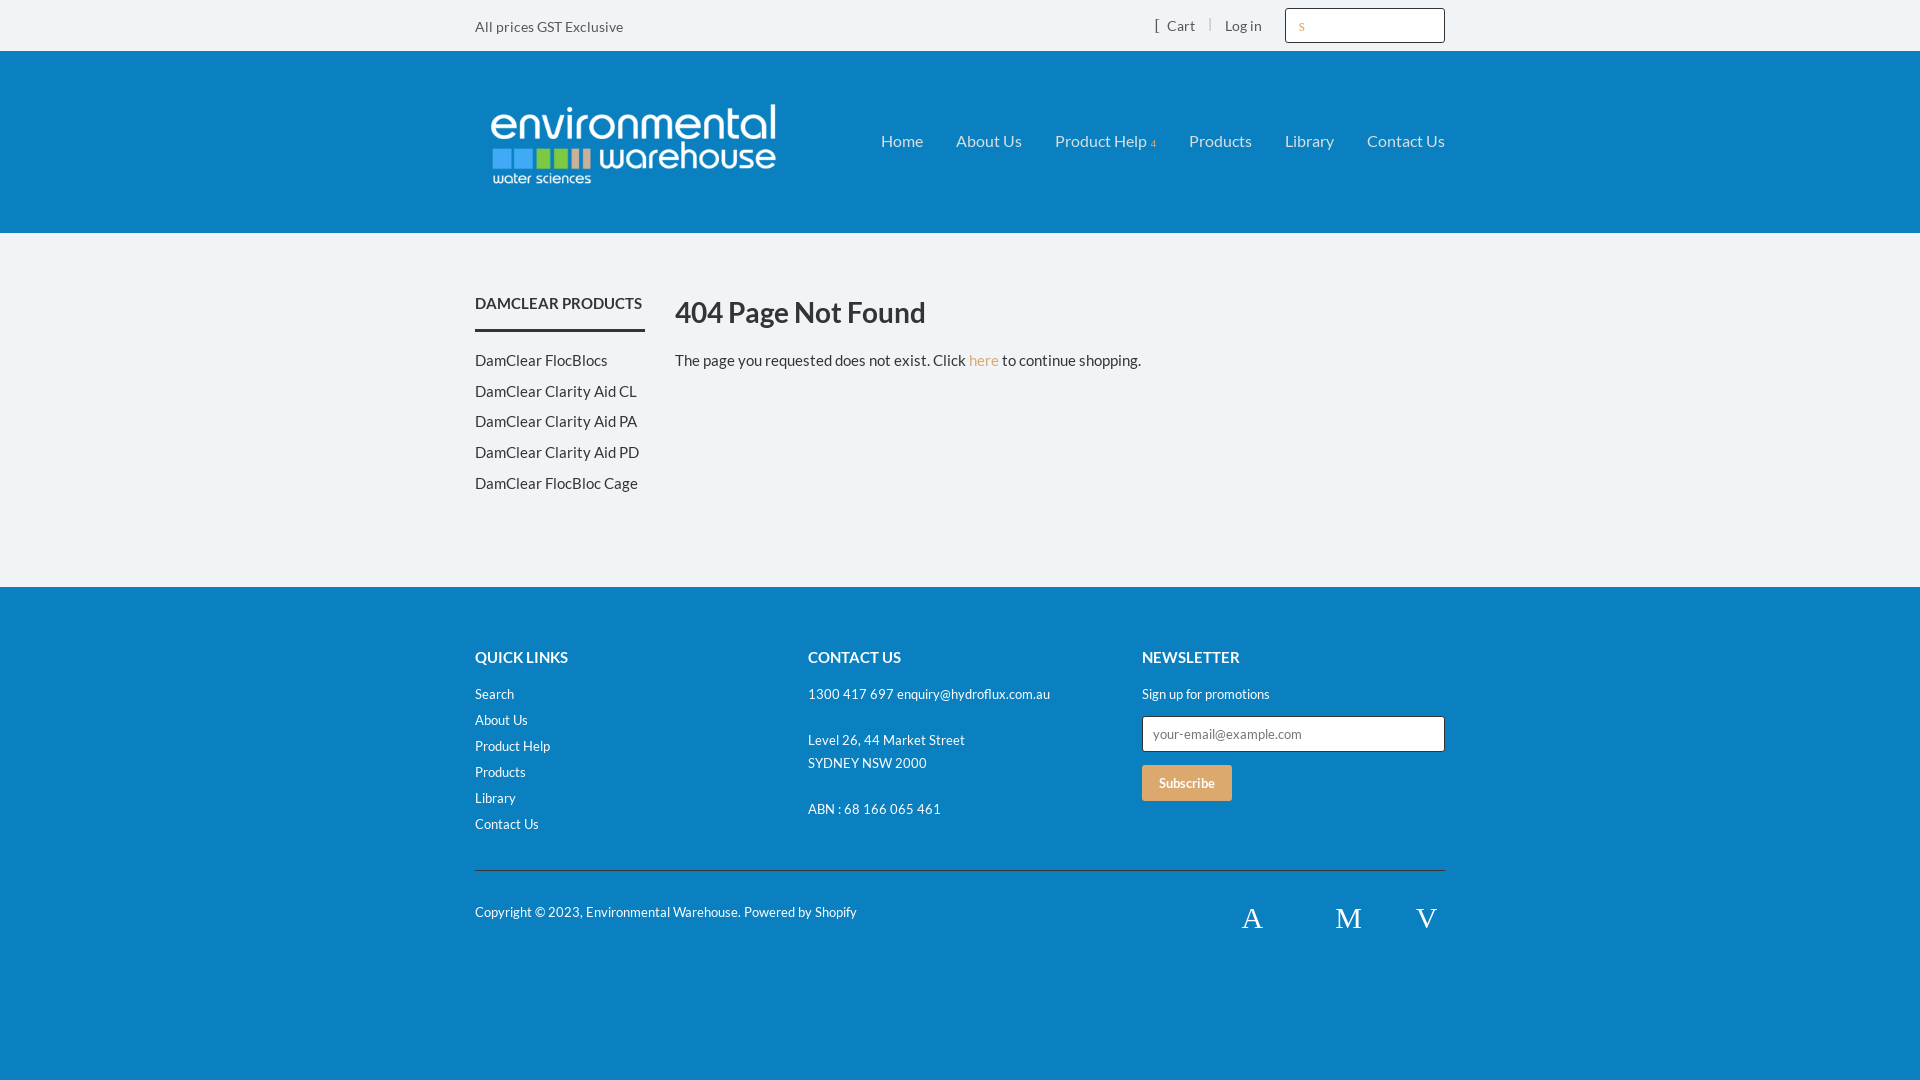 The image size is (1920, 1080). Describe the element at coordinates (800, 911) in the screenshot. I see `'Powered by Shopify'` at that location.